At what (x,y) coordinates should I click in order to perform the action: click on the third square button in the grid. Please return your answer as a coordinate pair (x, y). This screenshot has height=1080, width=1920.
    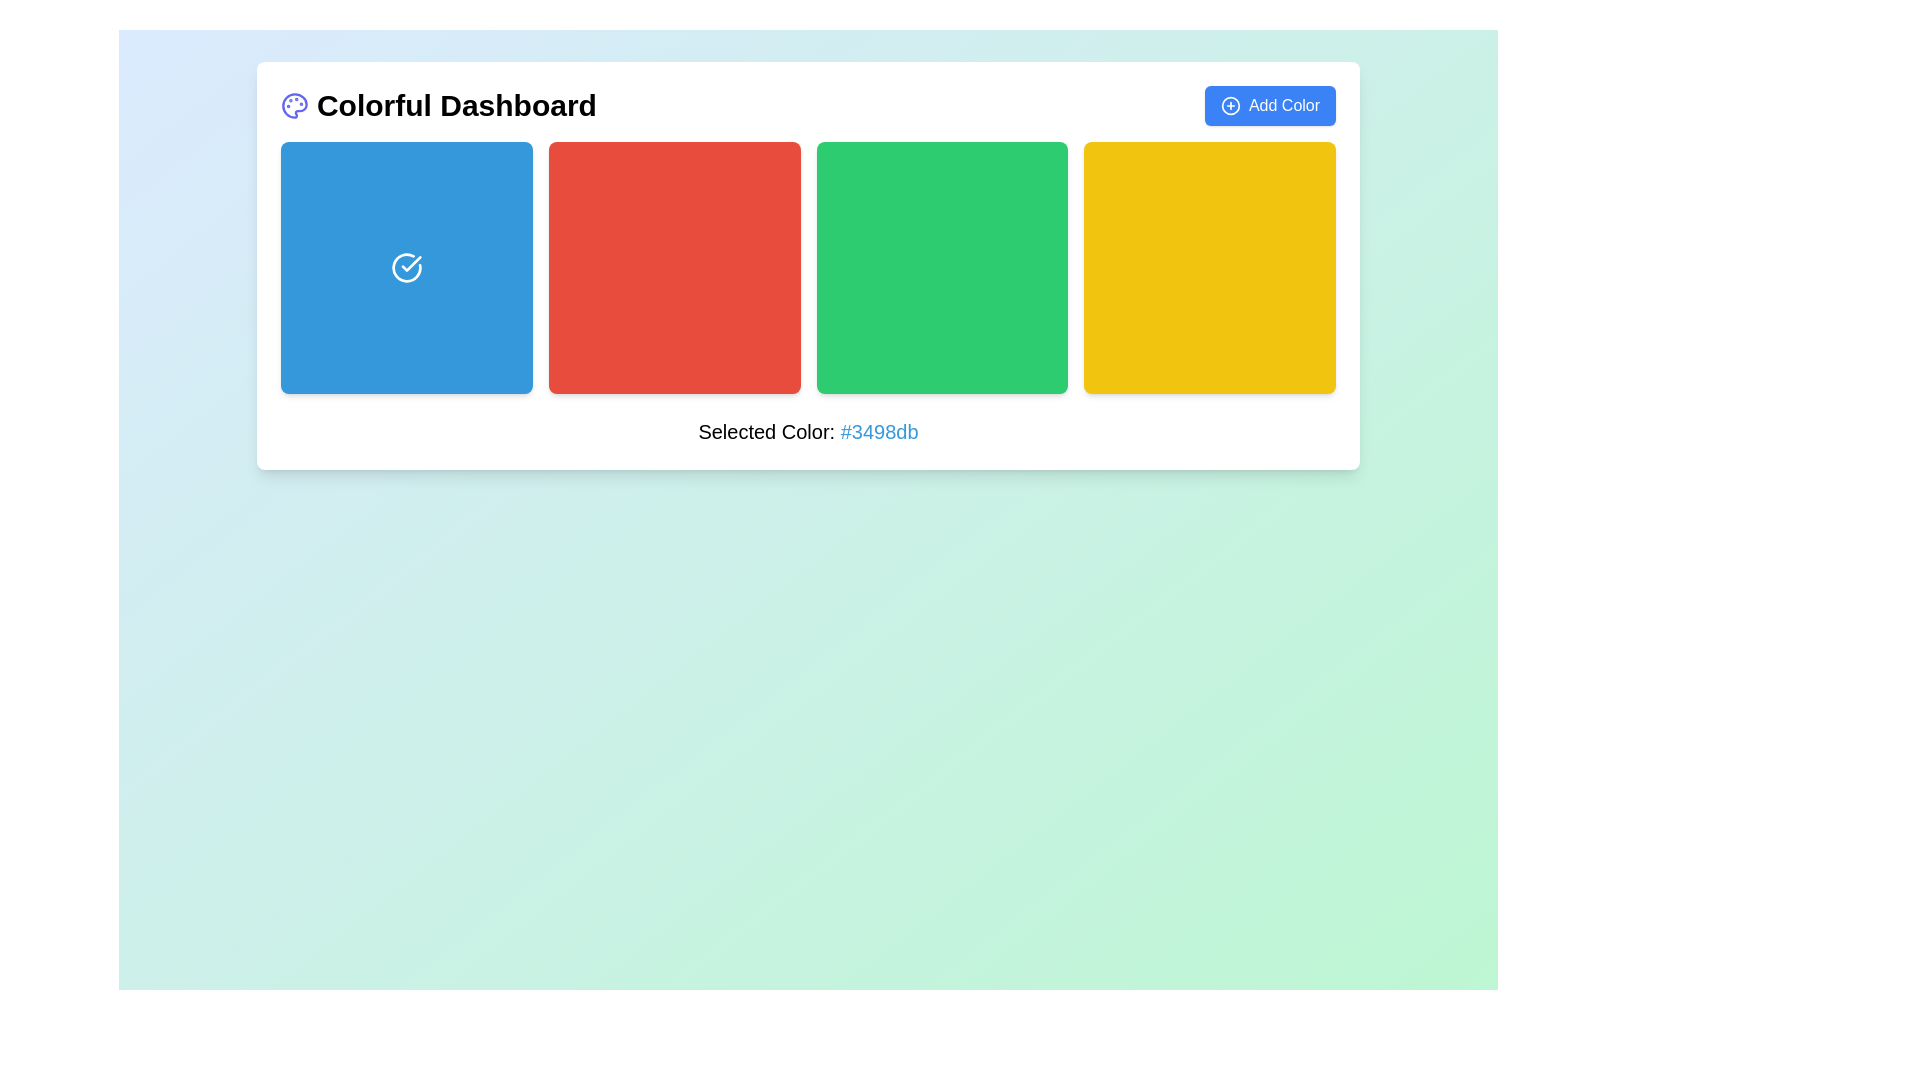
    Looking at the image, I should click on (941, 266).